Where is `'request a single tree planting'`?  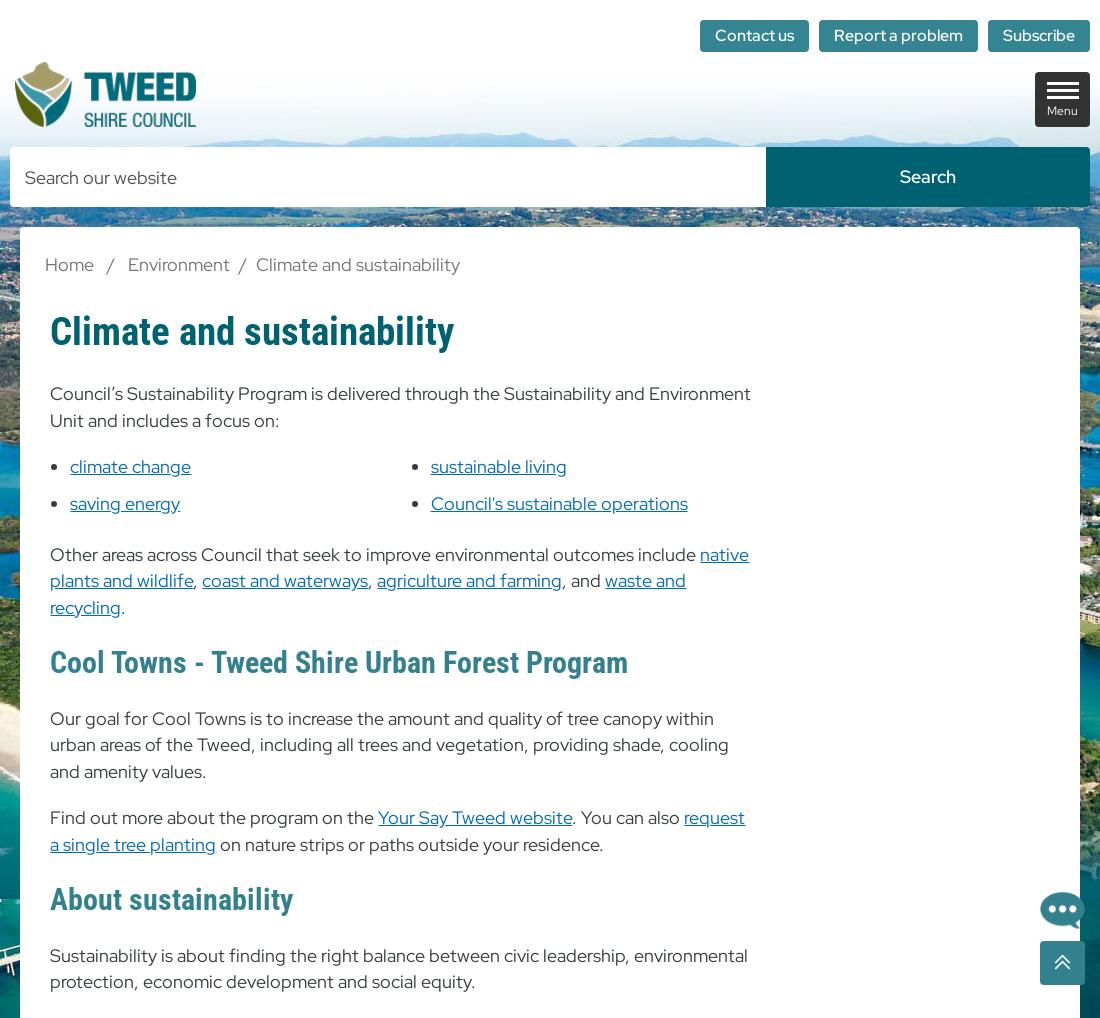
'request a single tree planting' is located at coordinates (397, 829).